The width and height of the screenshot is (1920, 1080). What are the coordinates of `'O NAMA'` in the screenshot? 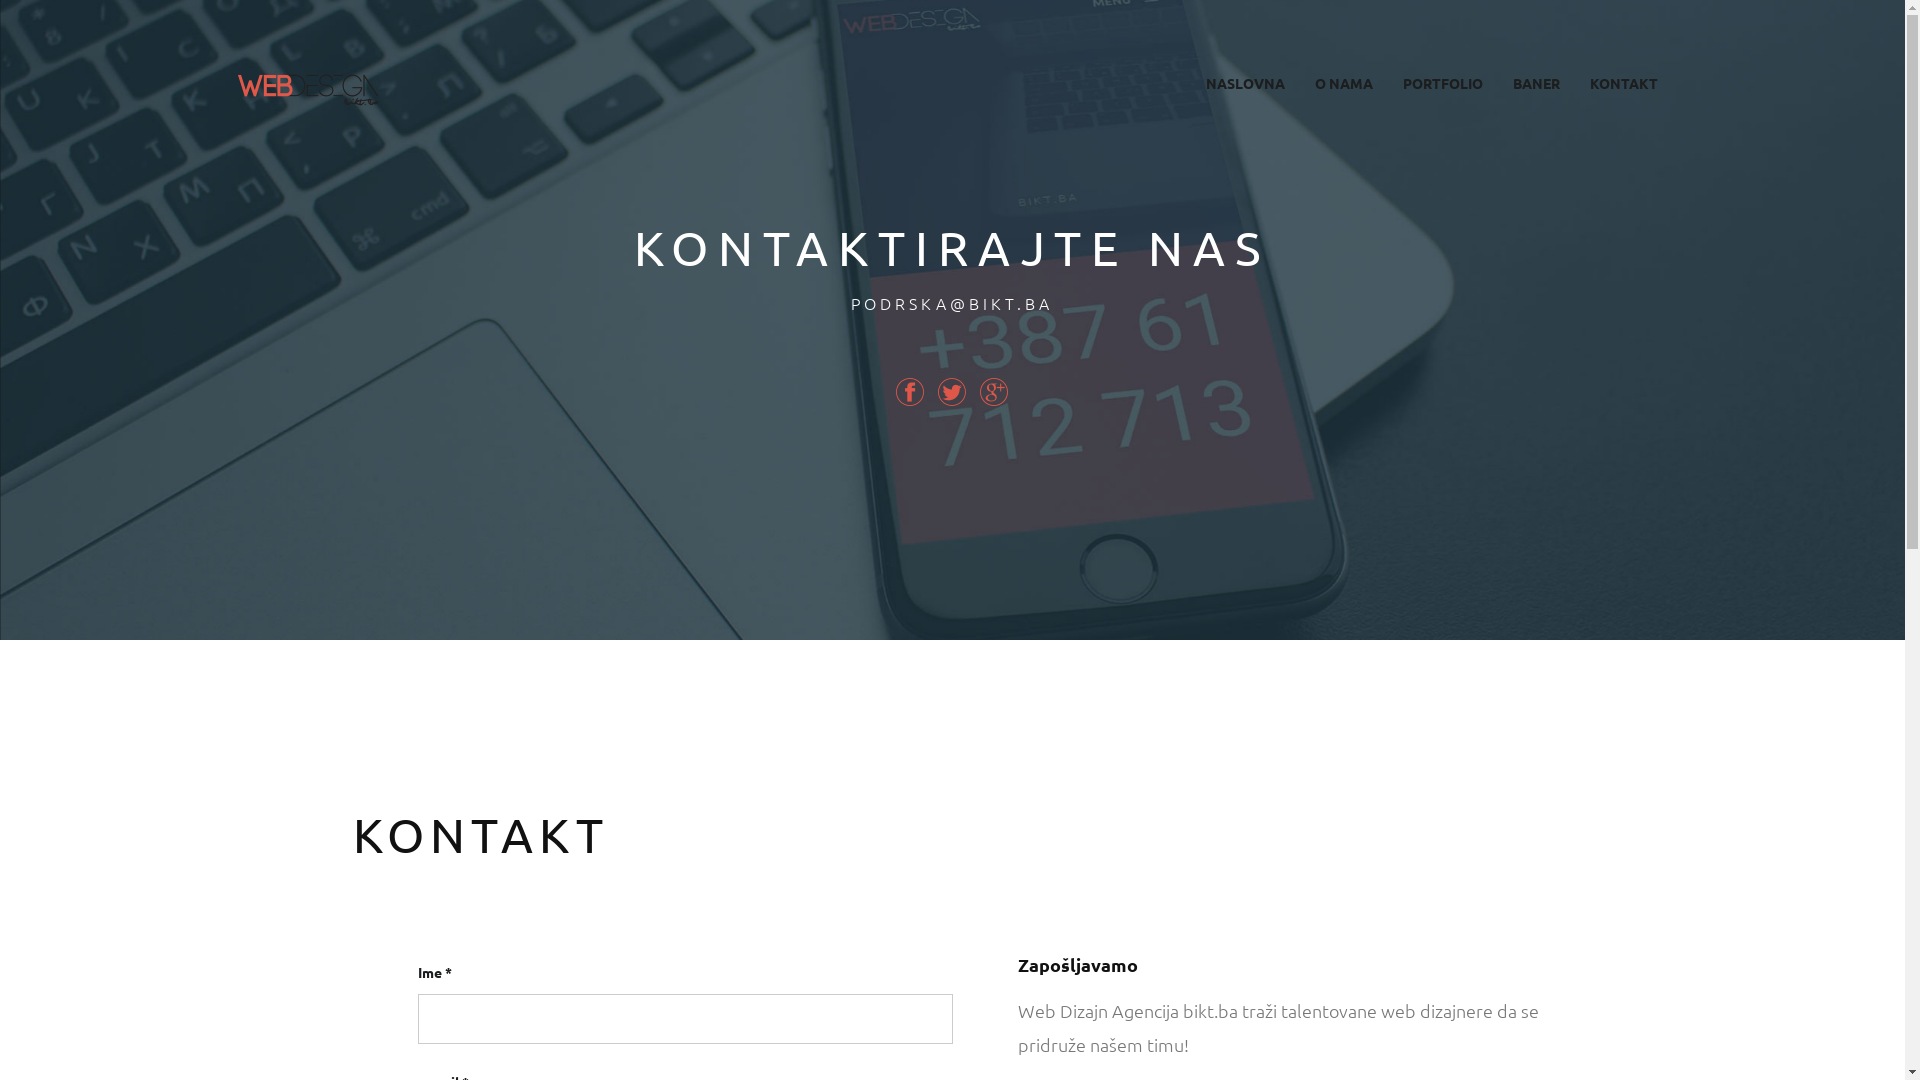 It's located at (1344, 83).